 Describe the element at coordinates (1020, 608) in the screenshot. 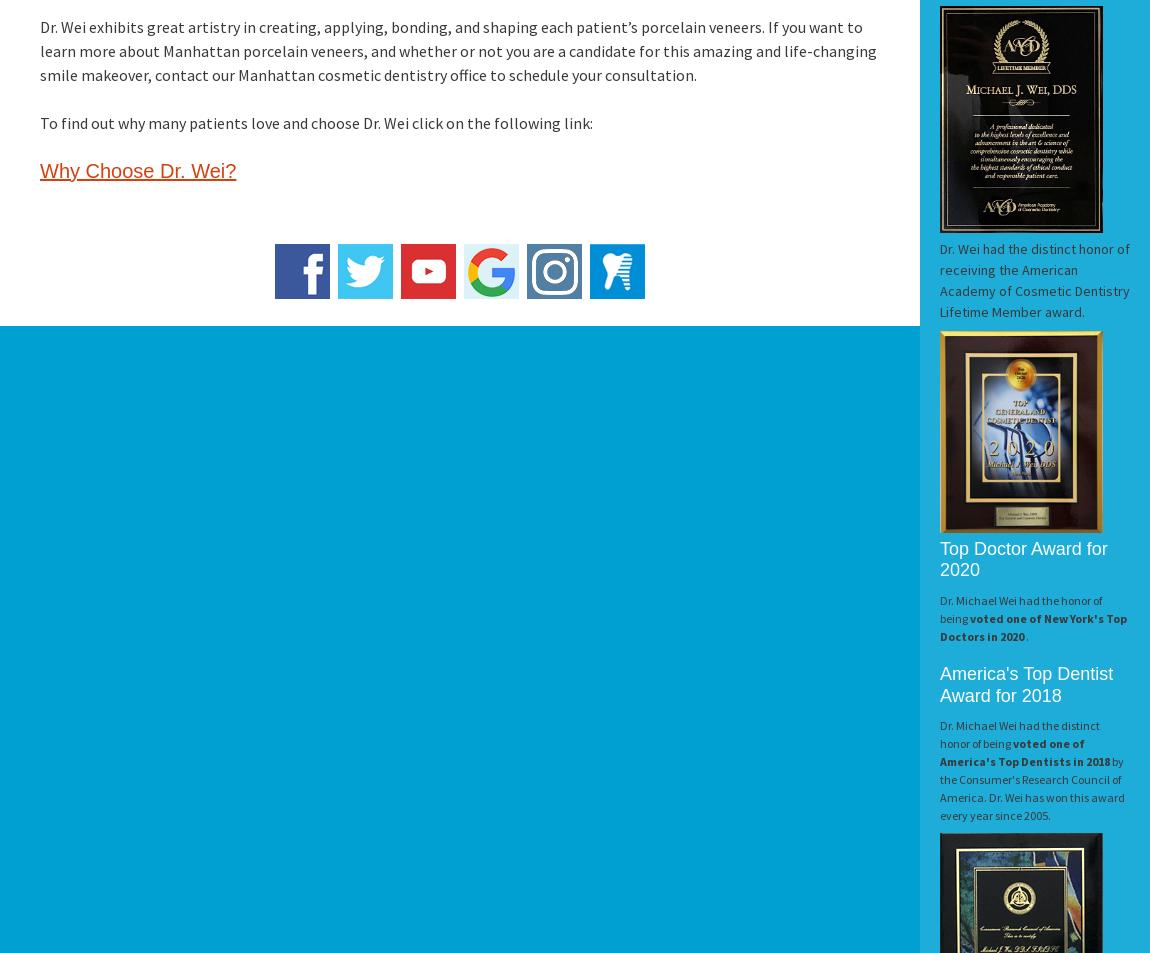

I see `'Dr. Michael Wei had the honor of being'` at that location.